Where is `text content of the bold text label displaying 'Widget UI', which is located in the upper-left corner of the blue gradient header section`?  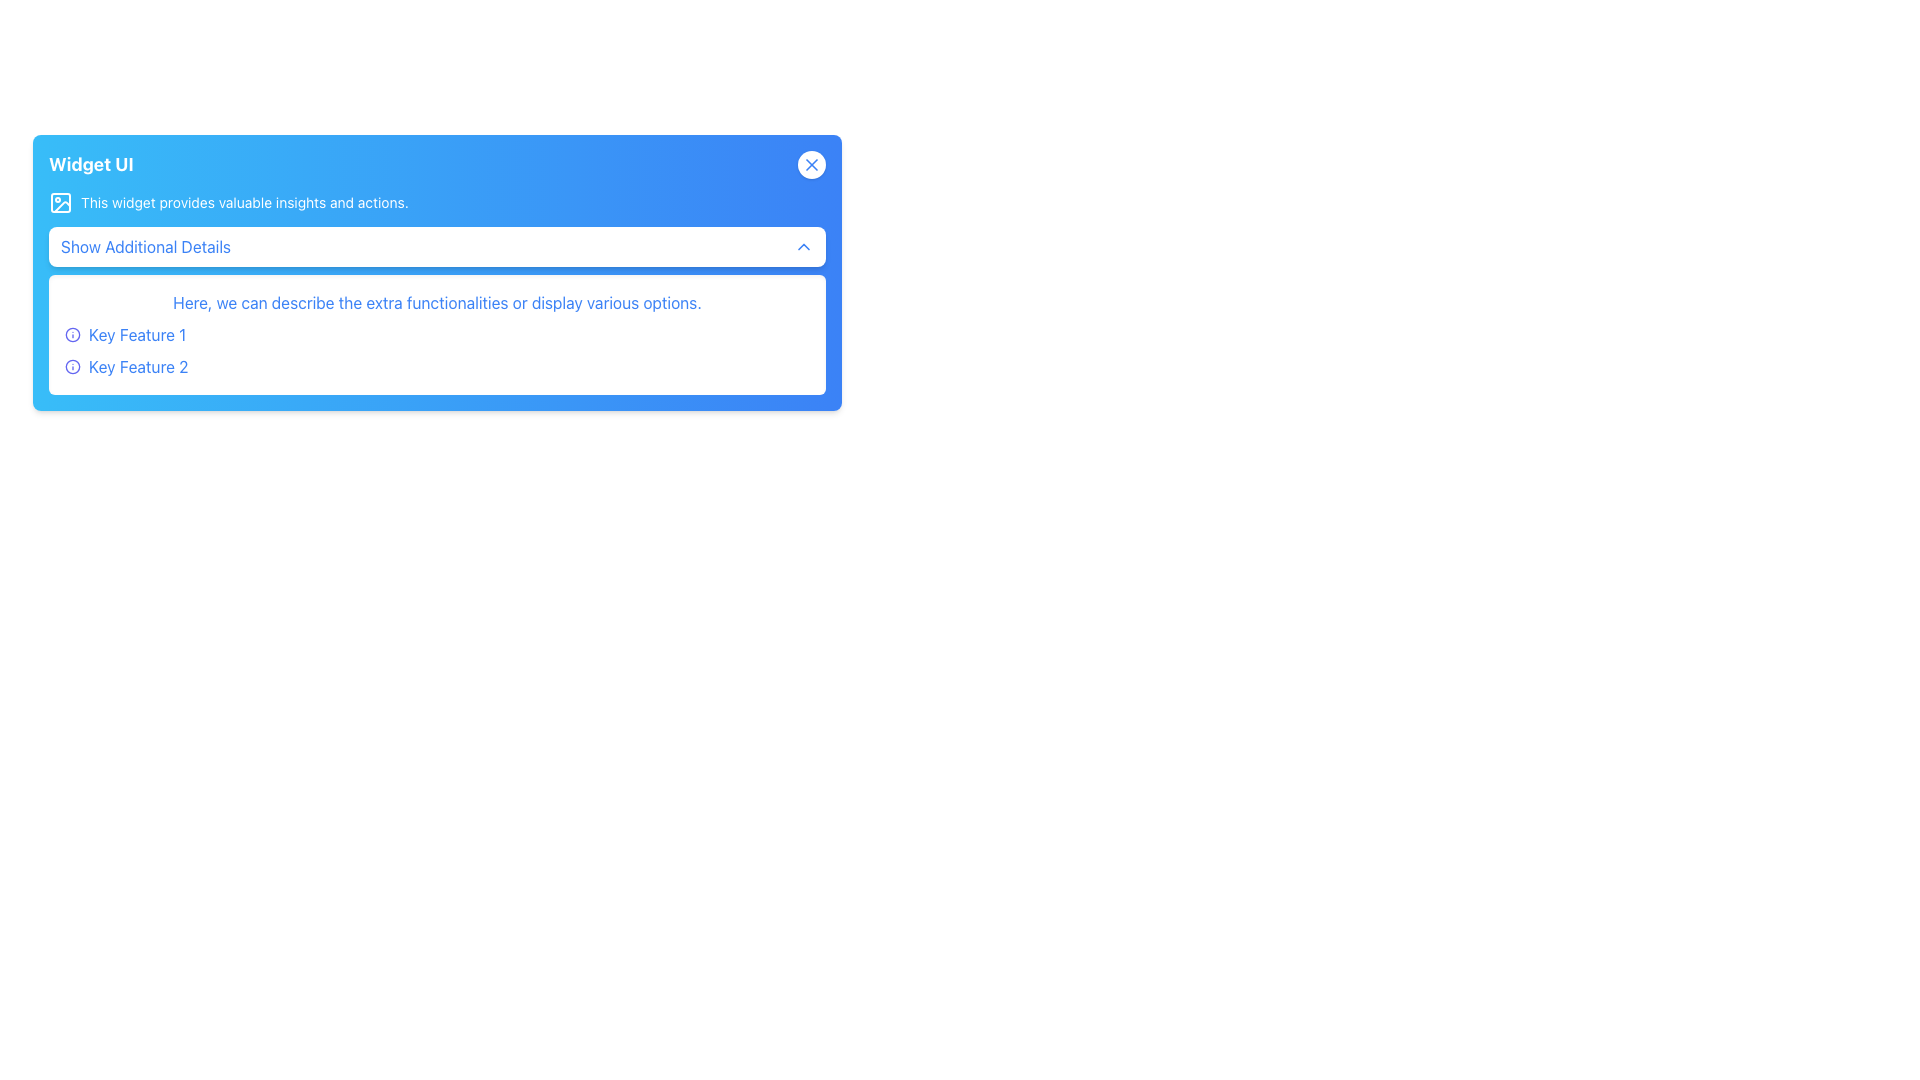
text content of the bold text label displaying 'Widget UI', which is located in the upper-left corner of the blue gradient header section is located at coordinates (90, 164).